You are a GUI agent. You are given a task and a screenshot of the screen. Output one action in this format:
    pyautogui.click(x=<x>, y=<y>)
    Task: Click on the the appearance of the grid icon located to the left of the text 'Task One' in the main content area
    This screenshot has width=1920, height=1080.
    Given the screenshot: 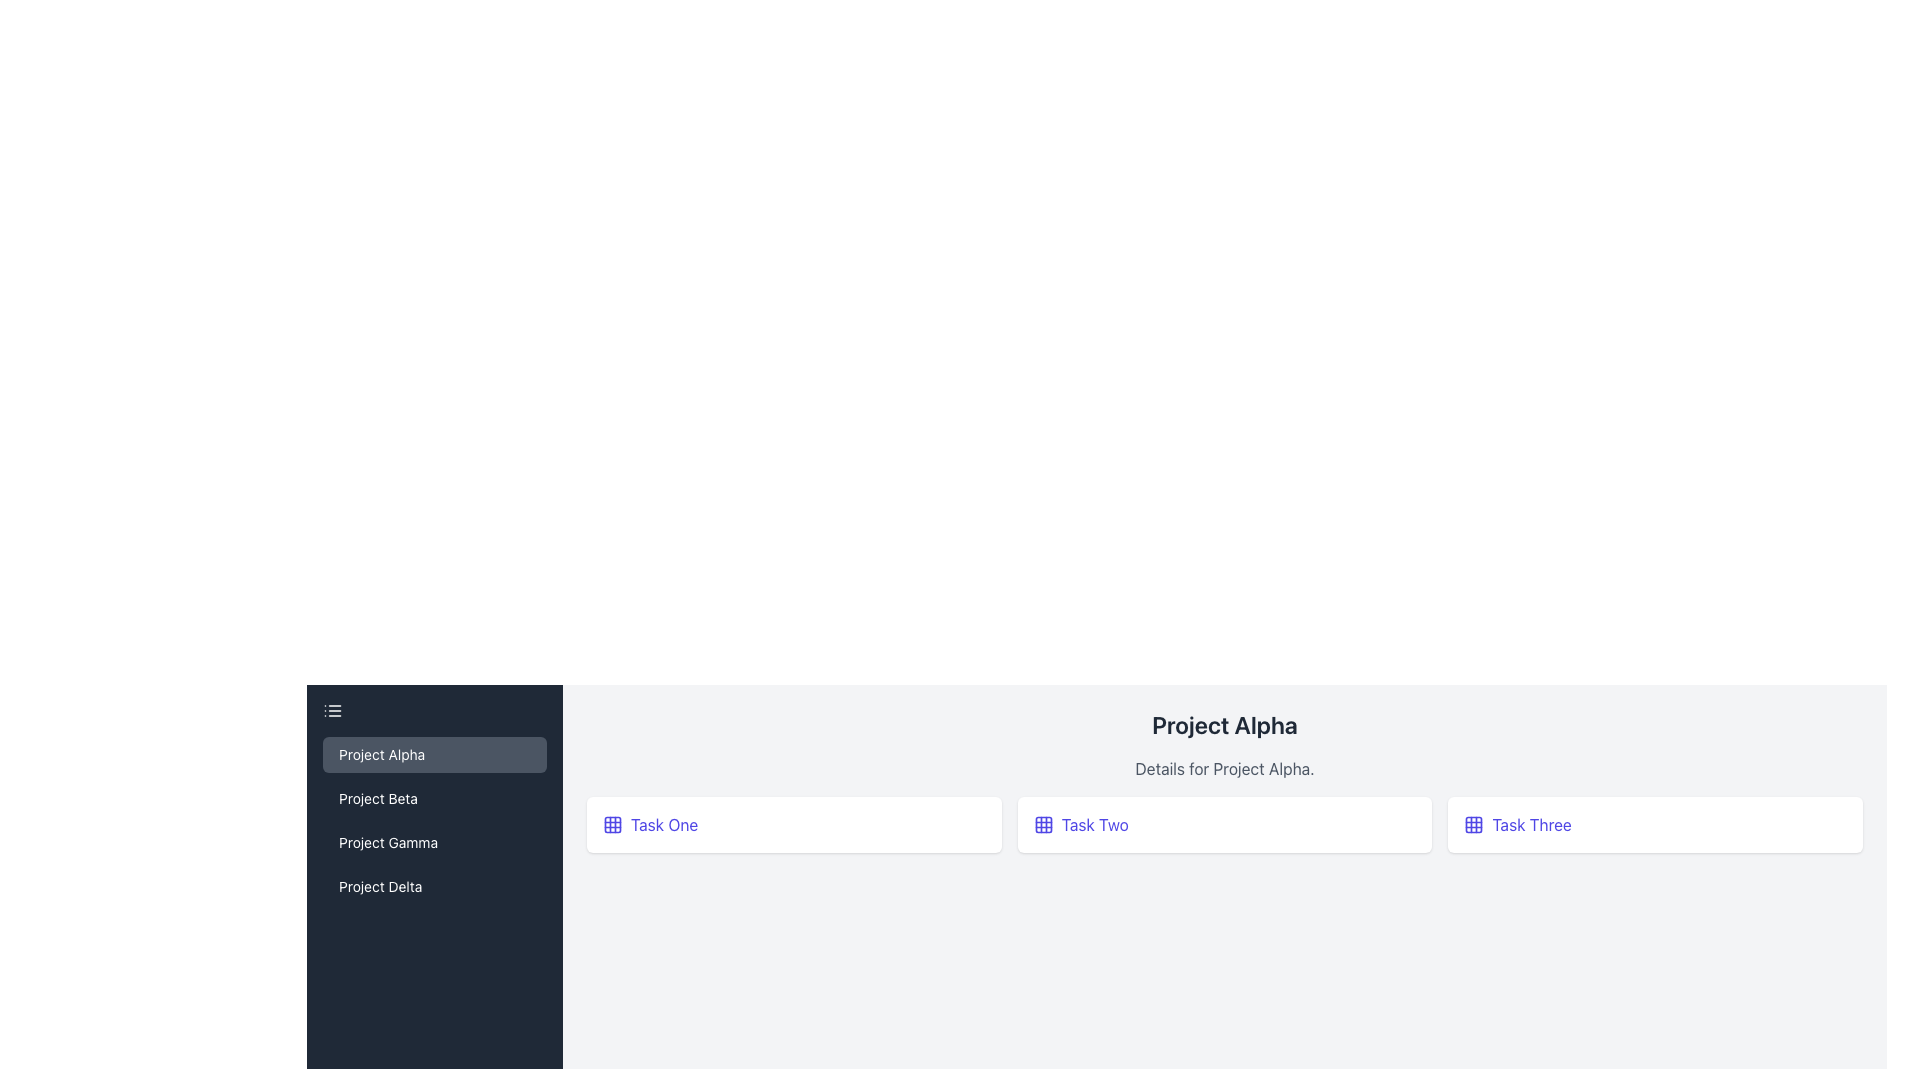 What is the action you would take?
    pyautogui.click(x=612, y=825)
    